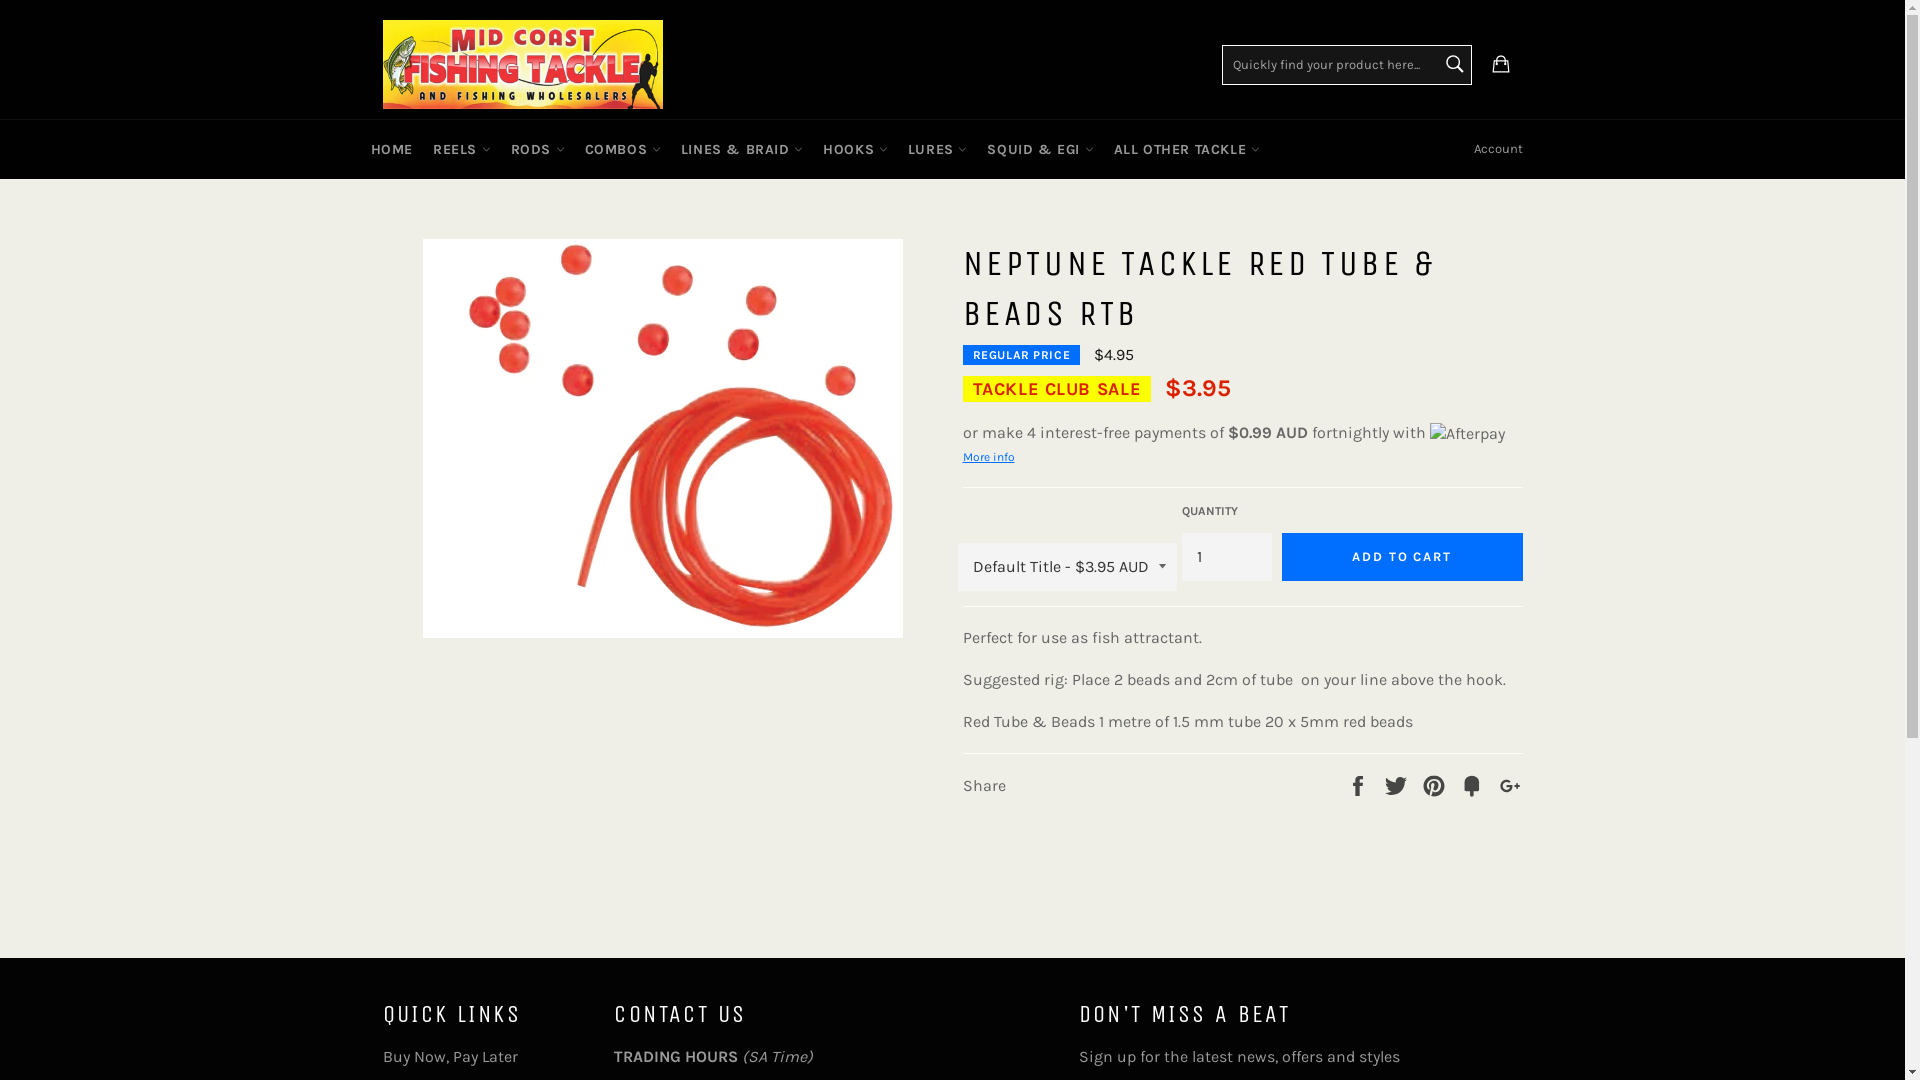 This screenshot has width=1920, height=1080. I want to click on 'RODS', so click(537, 148).